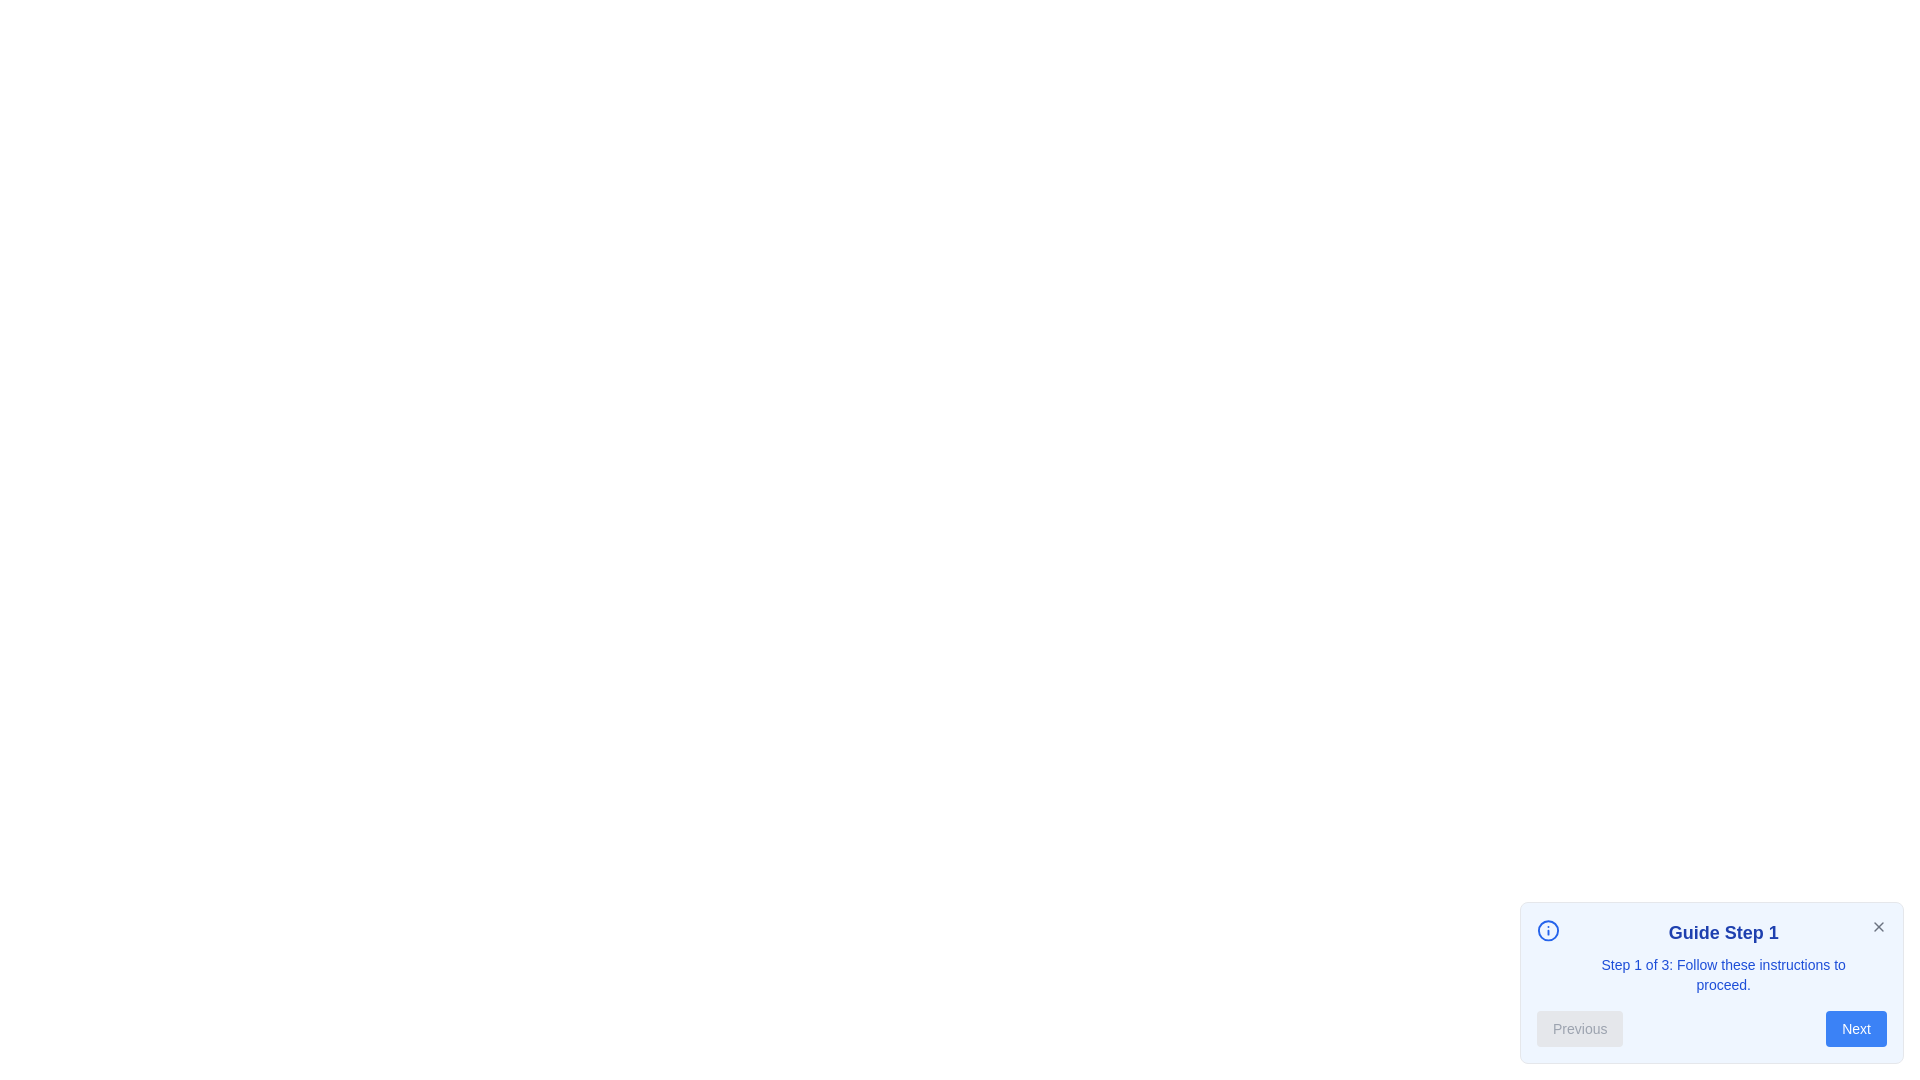  I want to click on 'Next' button to proceed to the next step, so click(1855, 1029).